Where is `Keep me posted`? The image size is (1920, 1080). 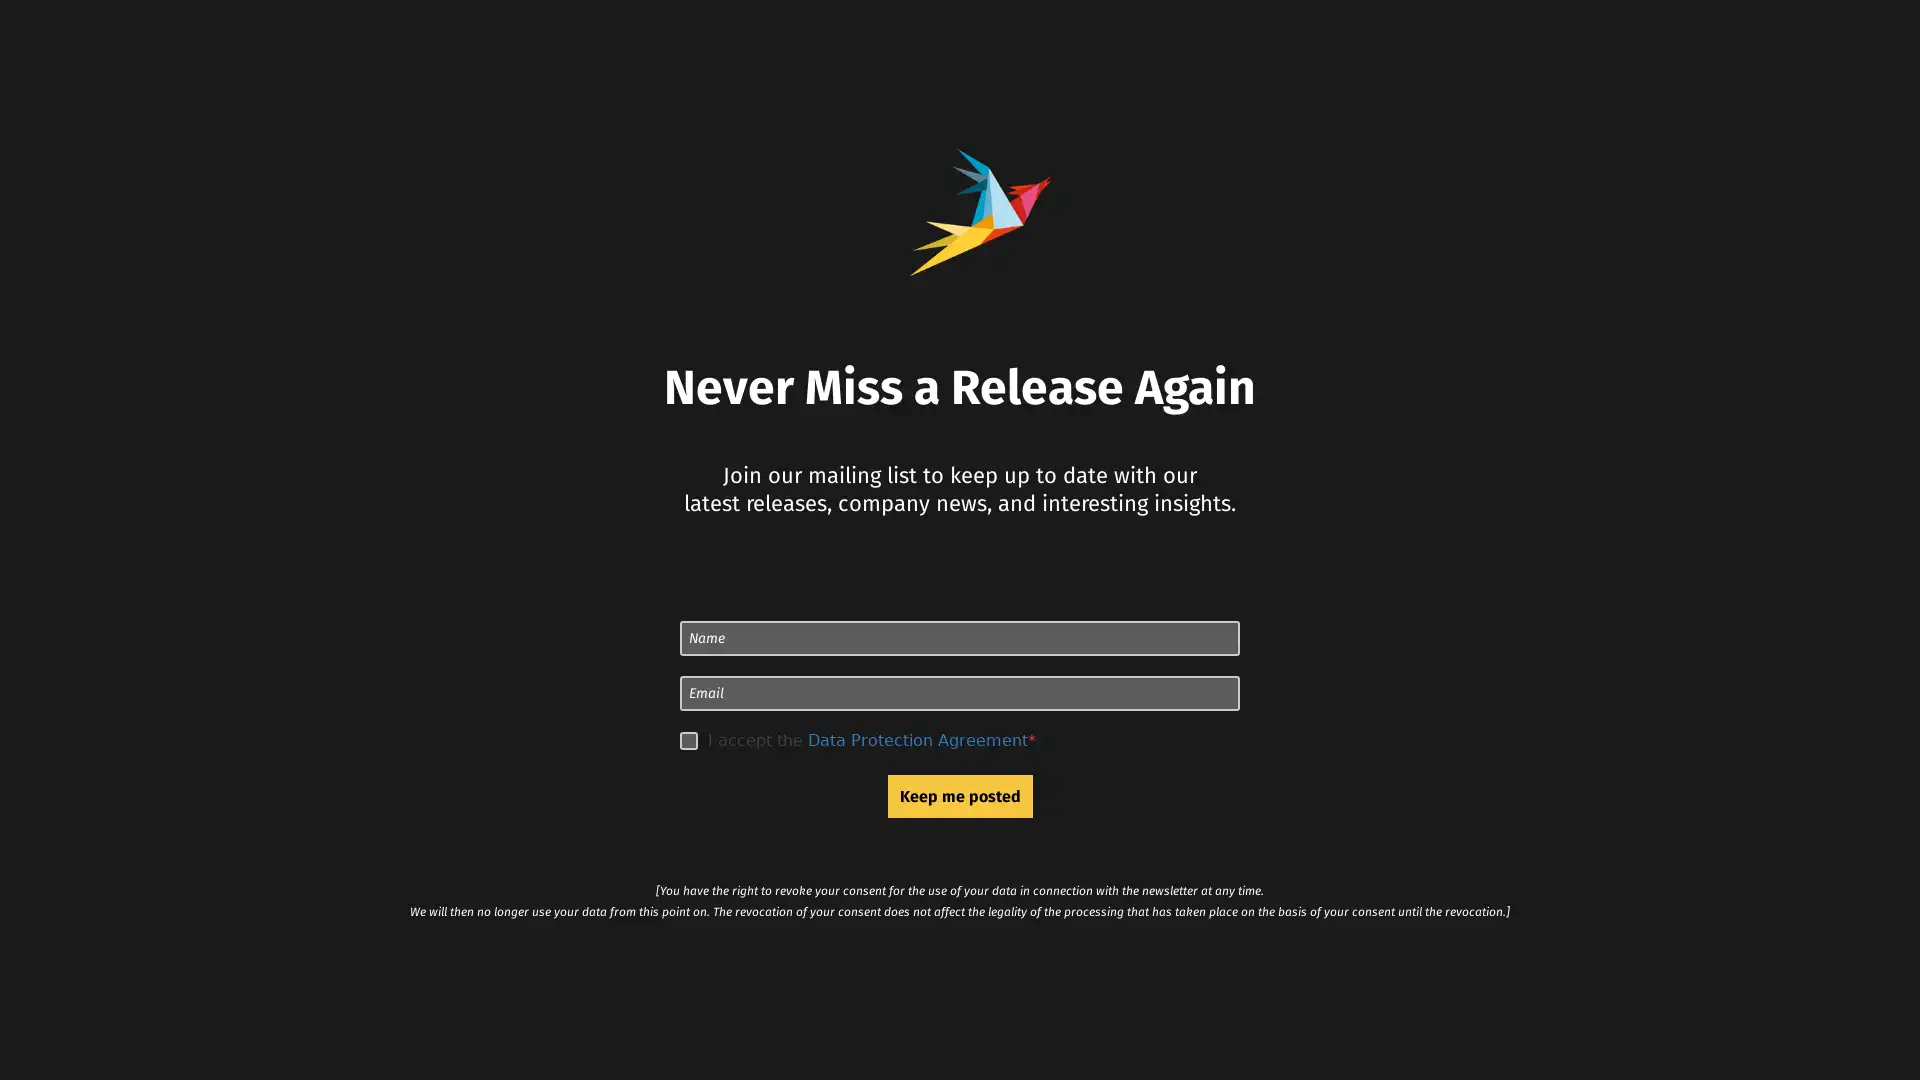
Keep me posted is located at coordinates (958, 795).